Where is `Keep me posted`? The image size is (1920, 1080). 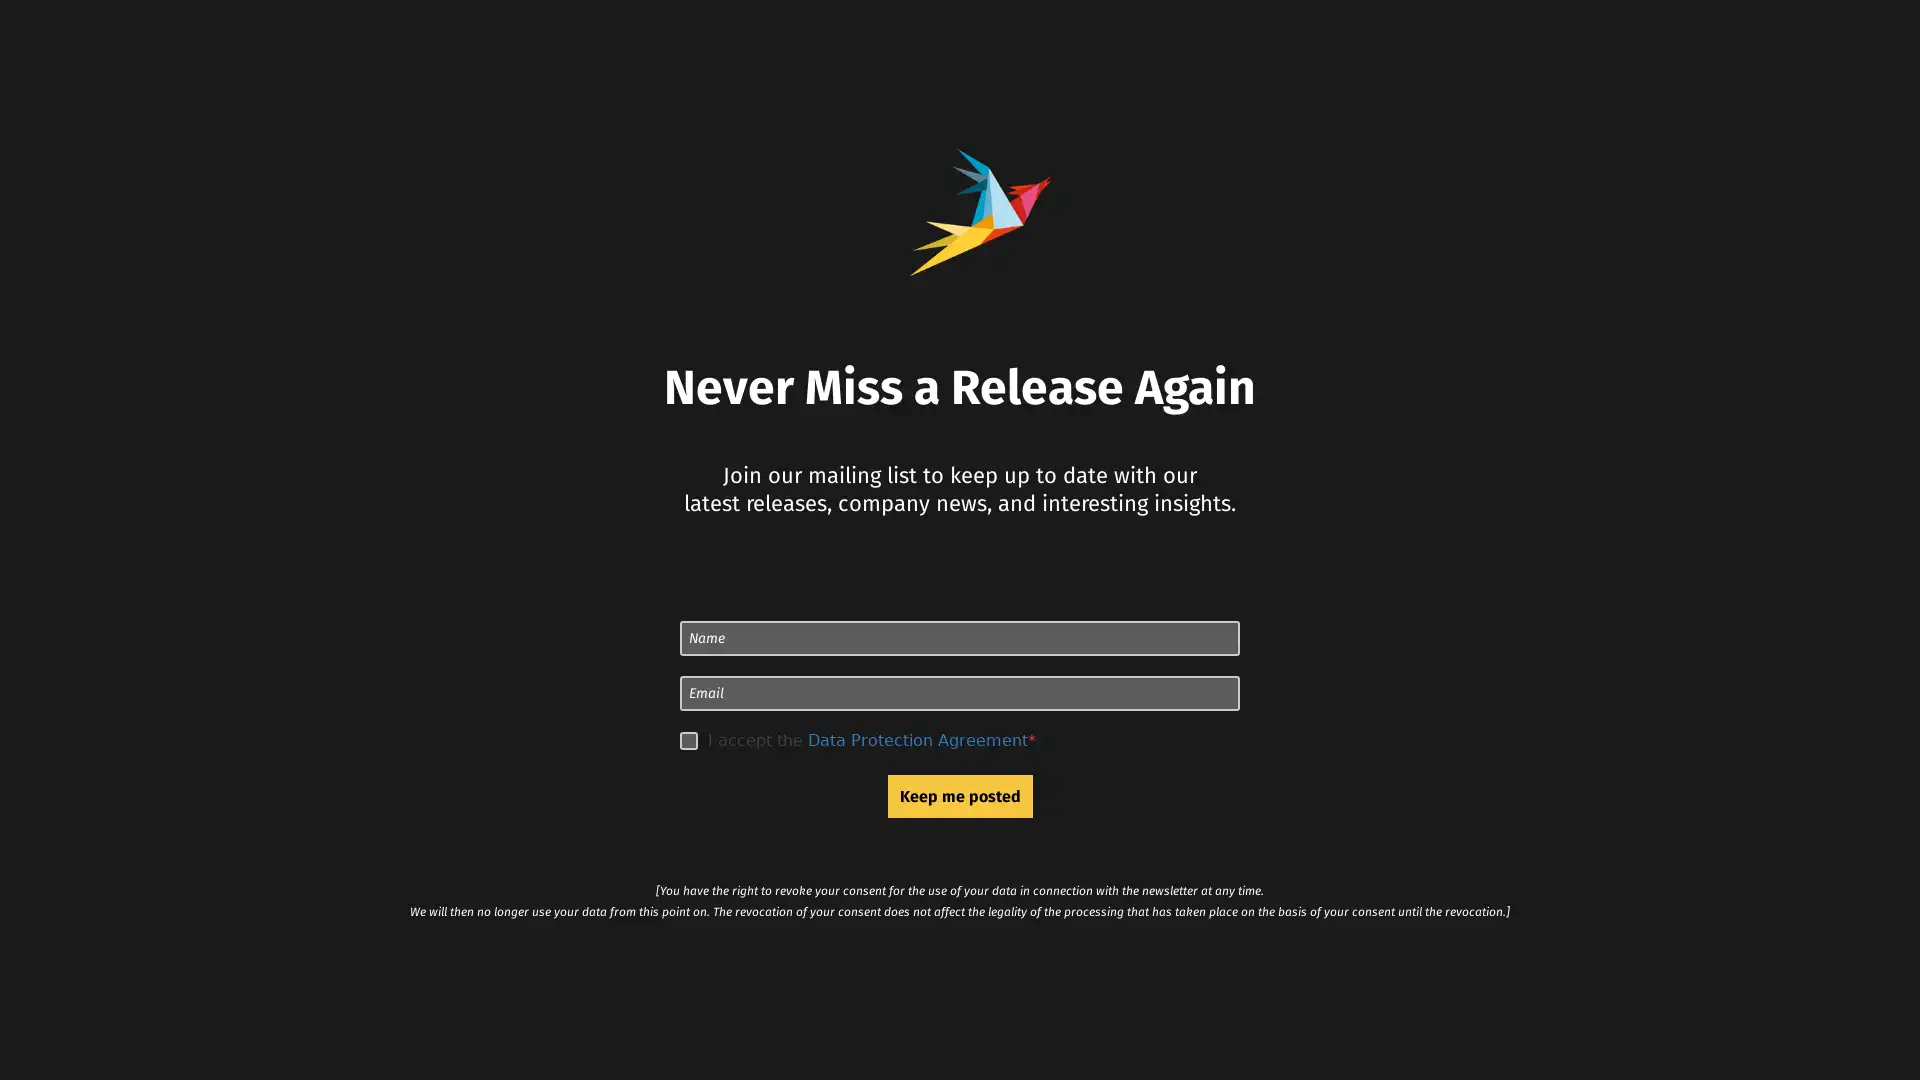
Keep me posted is located at coordinates (958, 795).